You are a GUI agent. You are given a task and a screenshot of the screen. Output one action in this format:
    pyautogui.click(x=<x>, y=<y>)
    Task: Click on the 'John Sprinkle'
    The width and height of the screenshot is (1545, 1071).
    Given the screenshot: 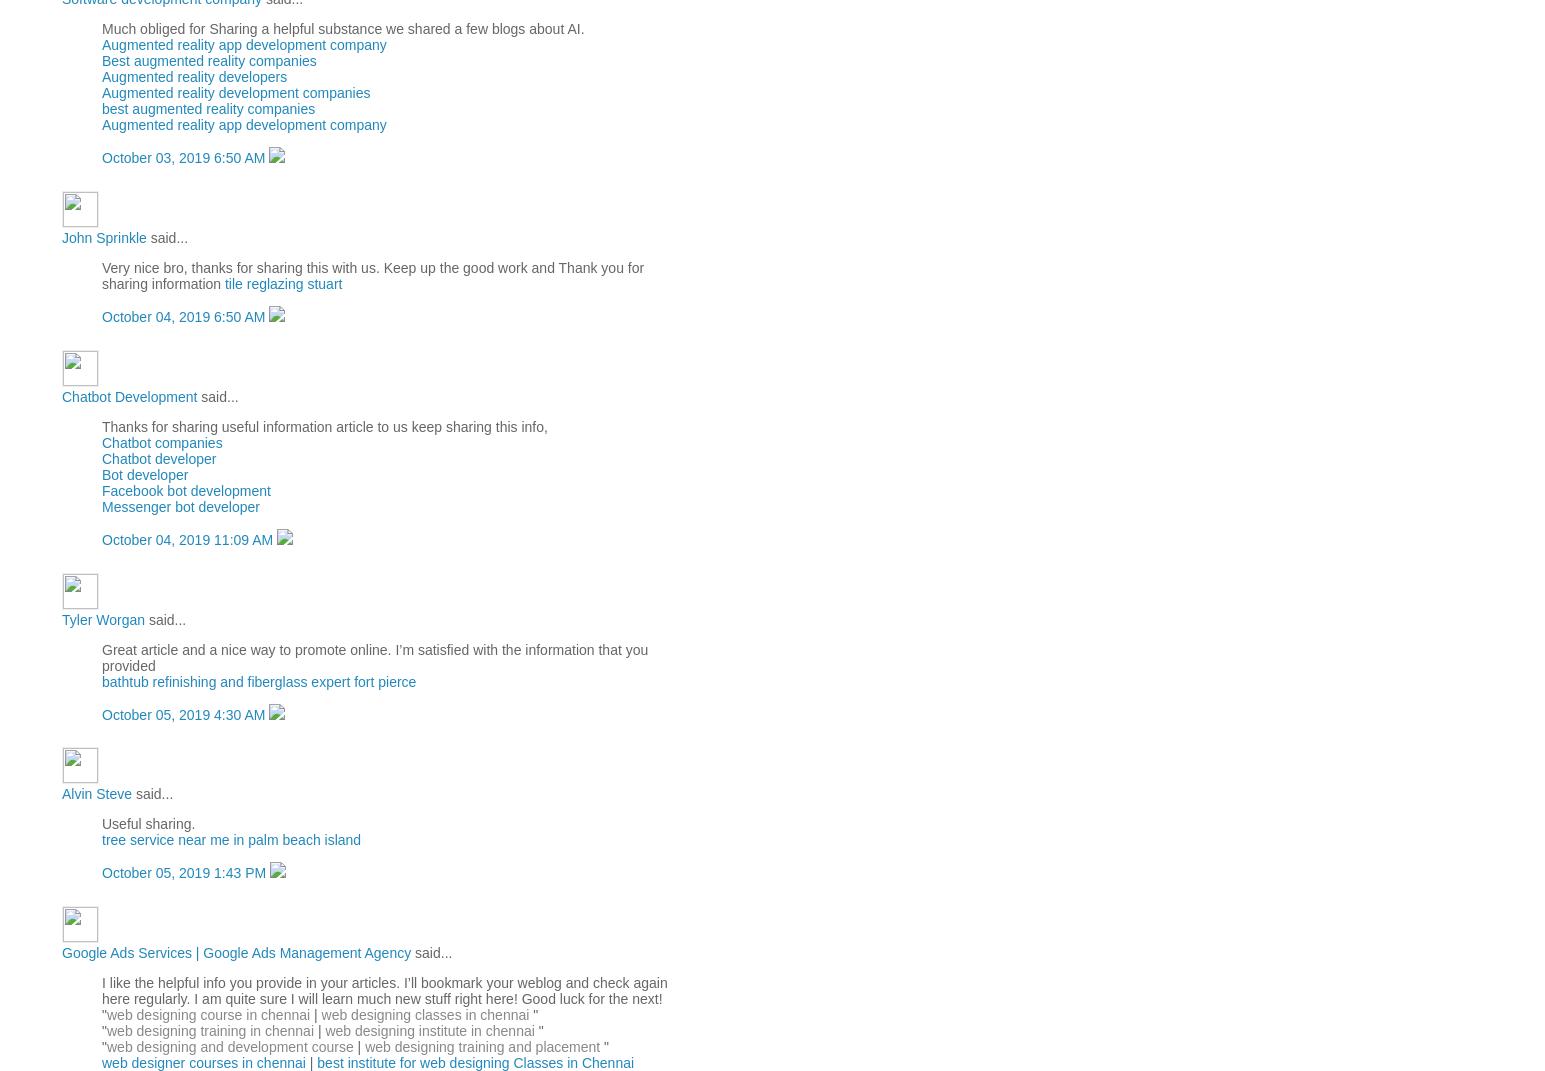 What is the action you would take?
    pyautogui.click(x=102, y=237)
    